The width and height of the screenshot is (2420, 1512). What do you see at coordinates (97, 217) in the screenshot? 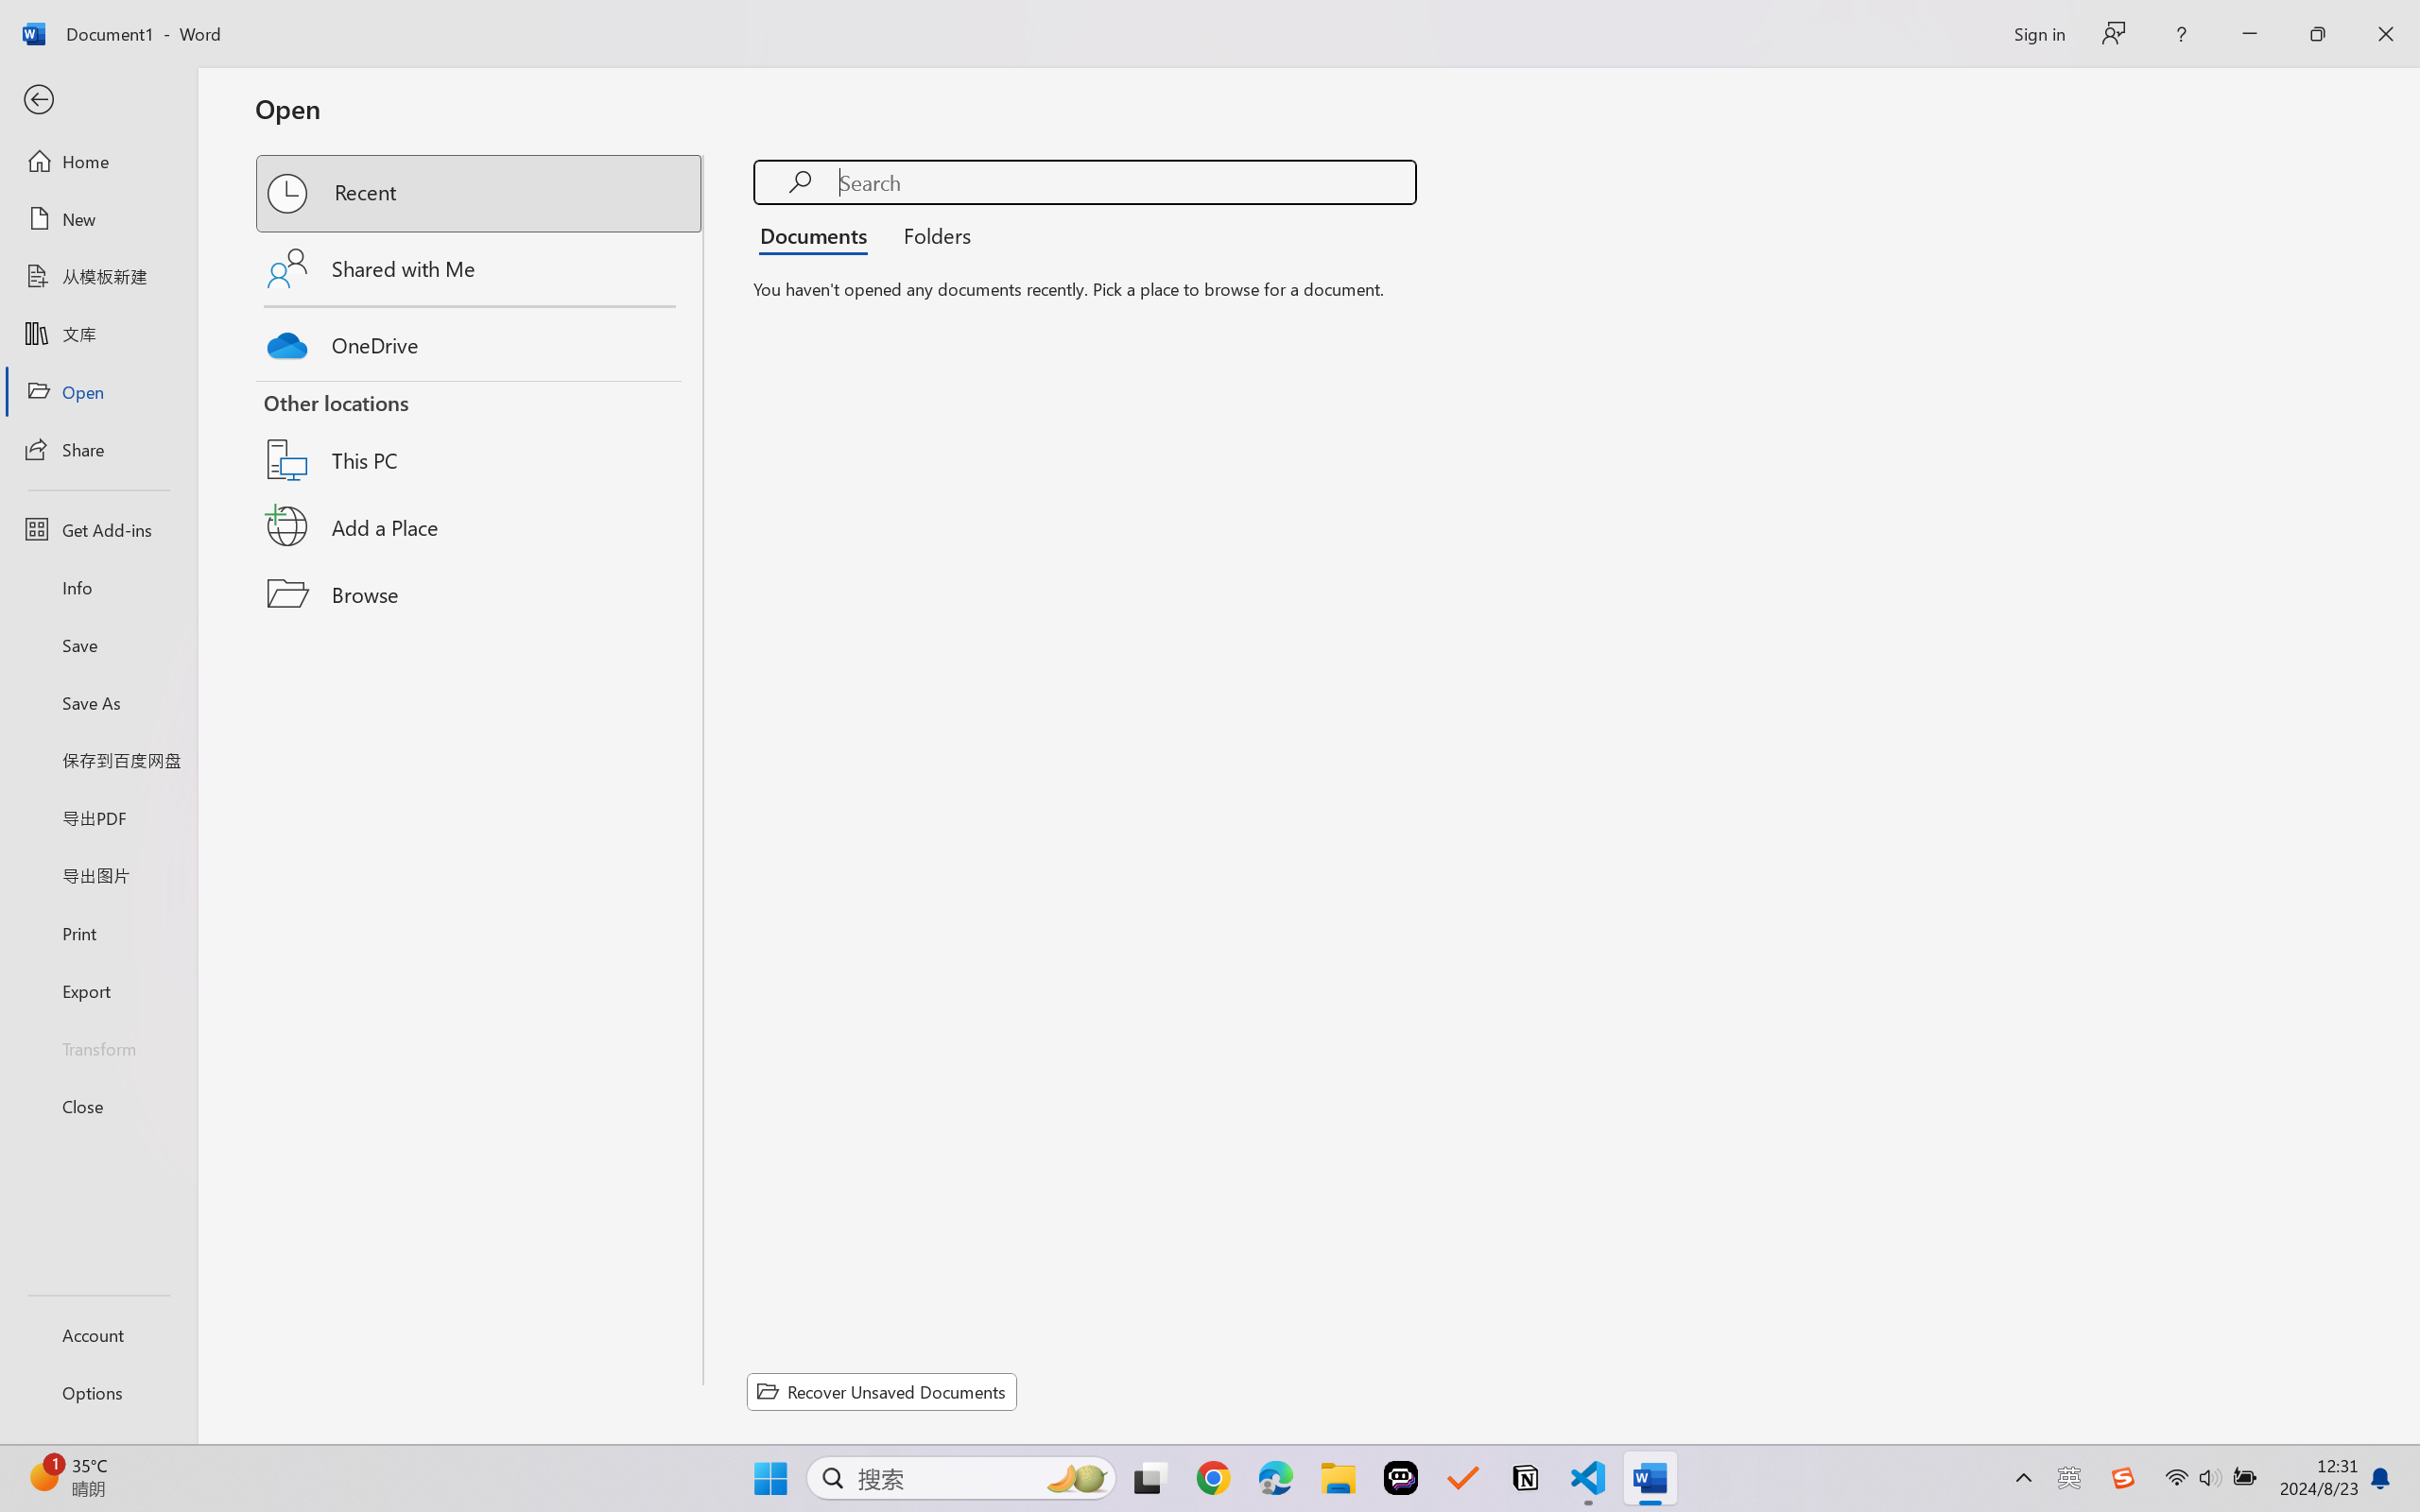
I see `'New'` at bounding box center [97, 217].